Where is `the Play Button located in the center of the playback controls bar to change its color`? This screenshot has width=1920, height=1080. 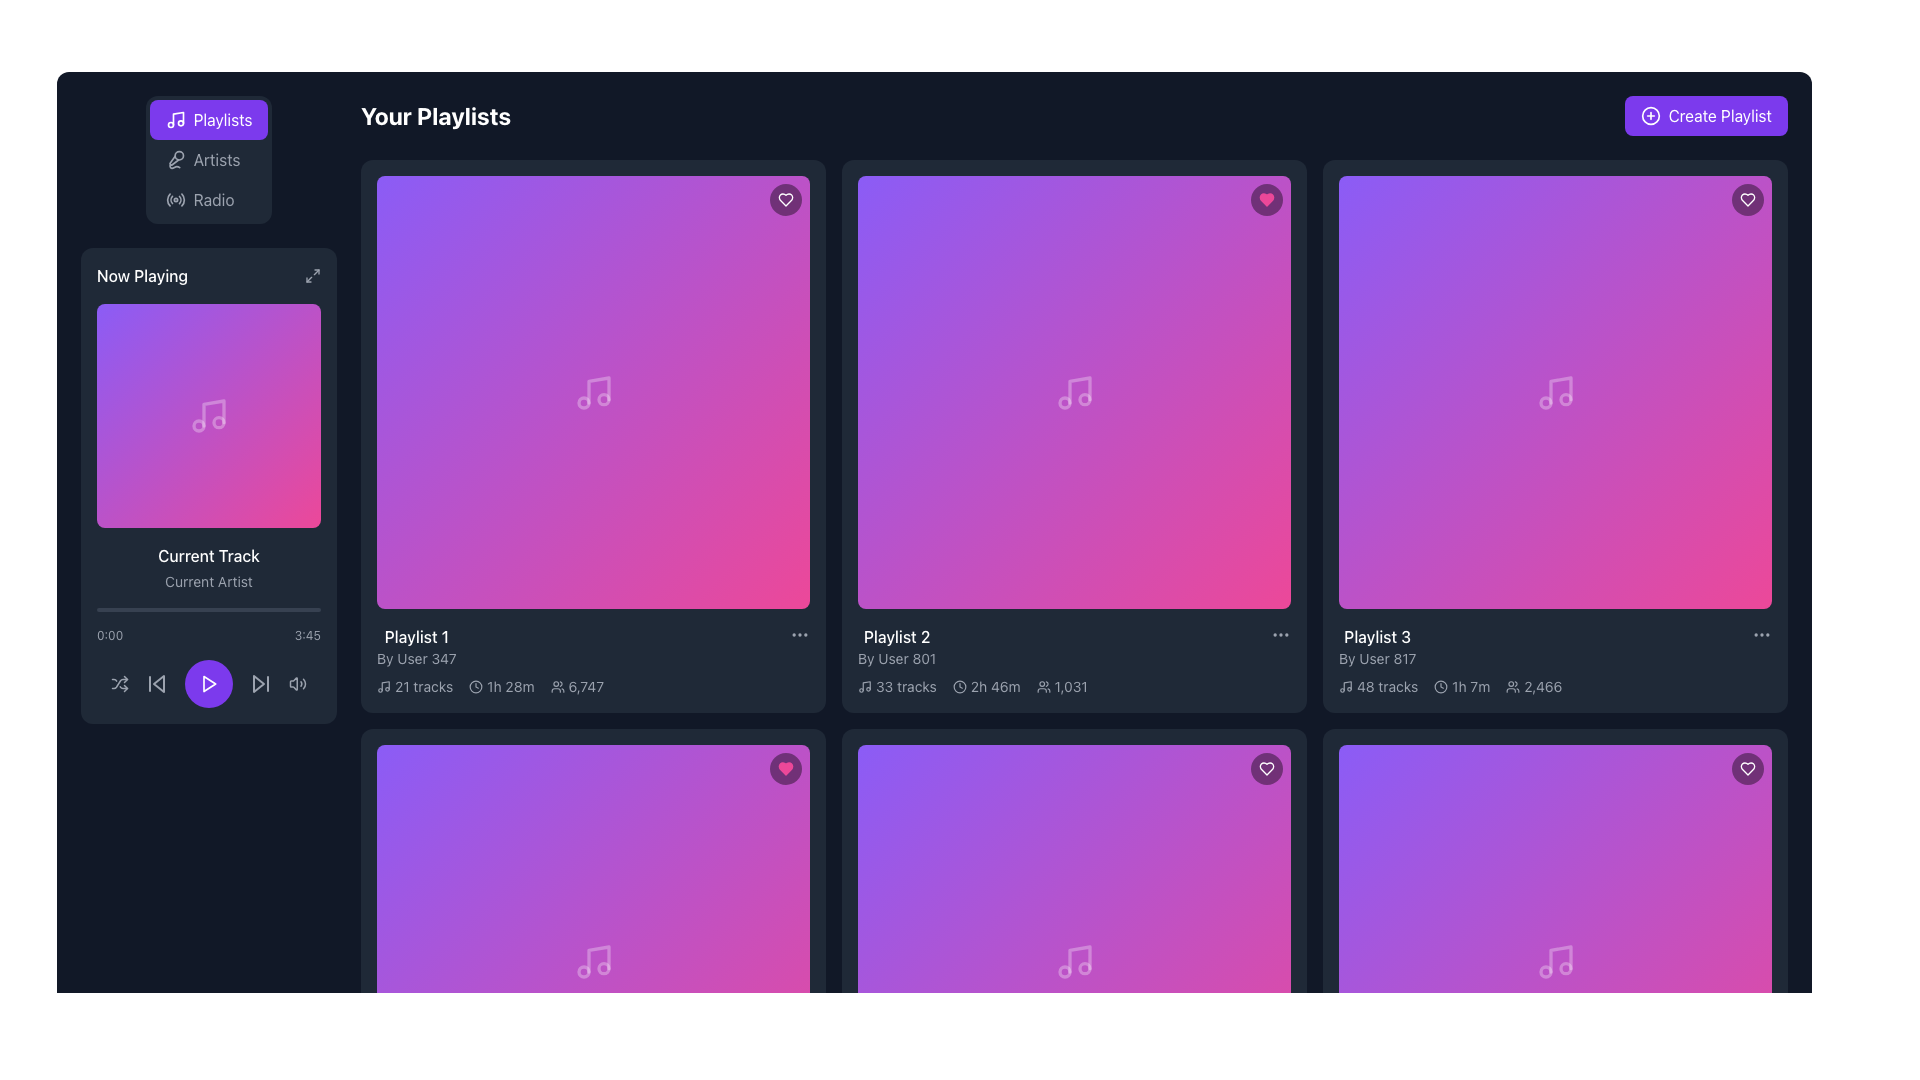 the Play Button located in the center of the playback controls bar to change its color is located at coordinates (209, 682).